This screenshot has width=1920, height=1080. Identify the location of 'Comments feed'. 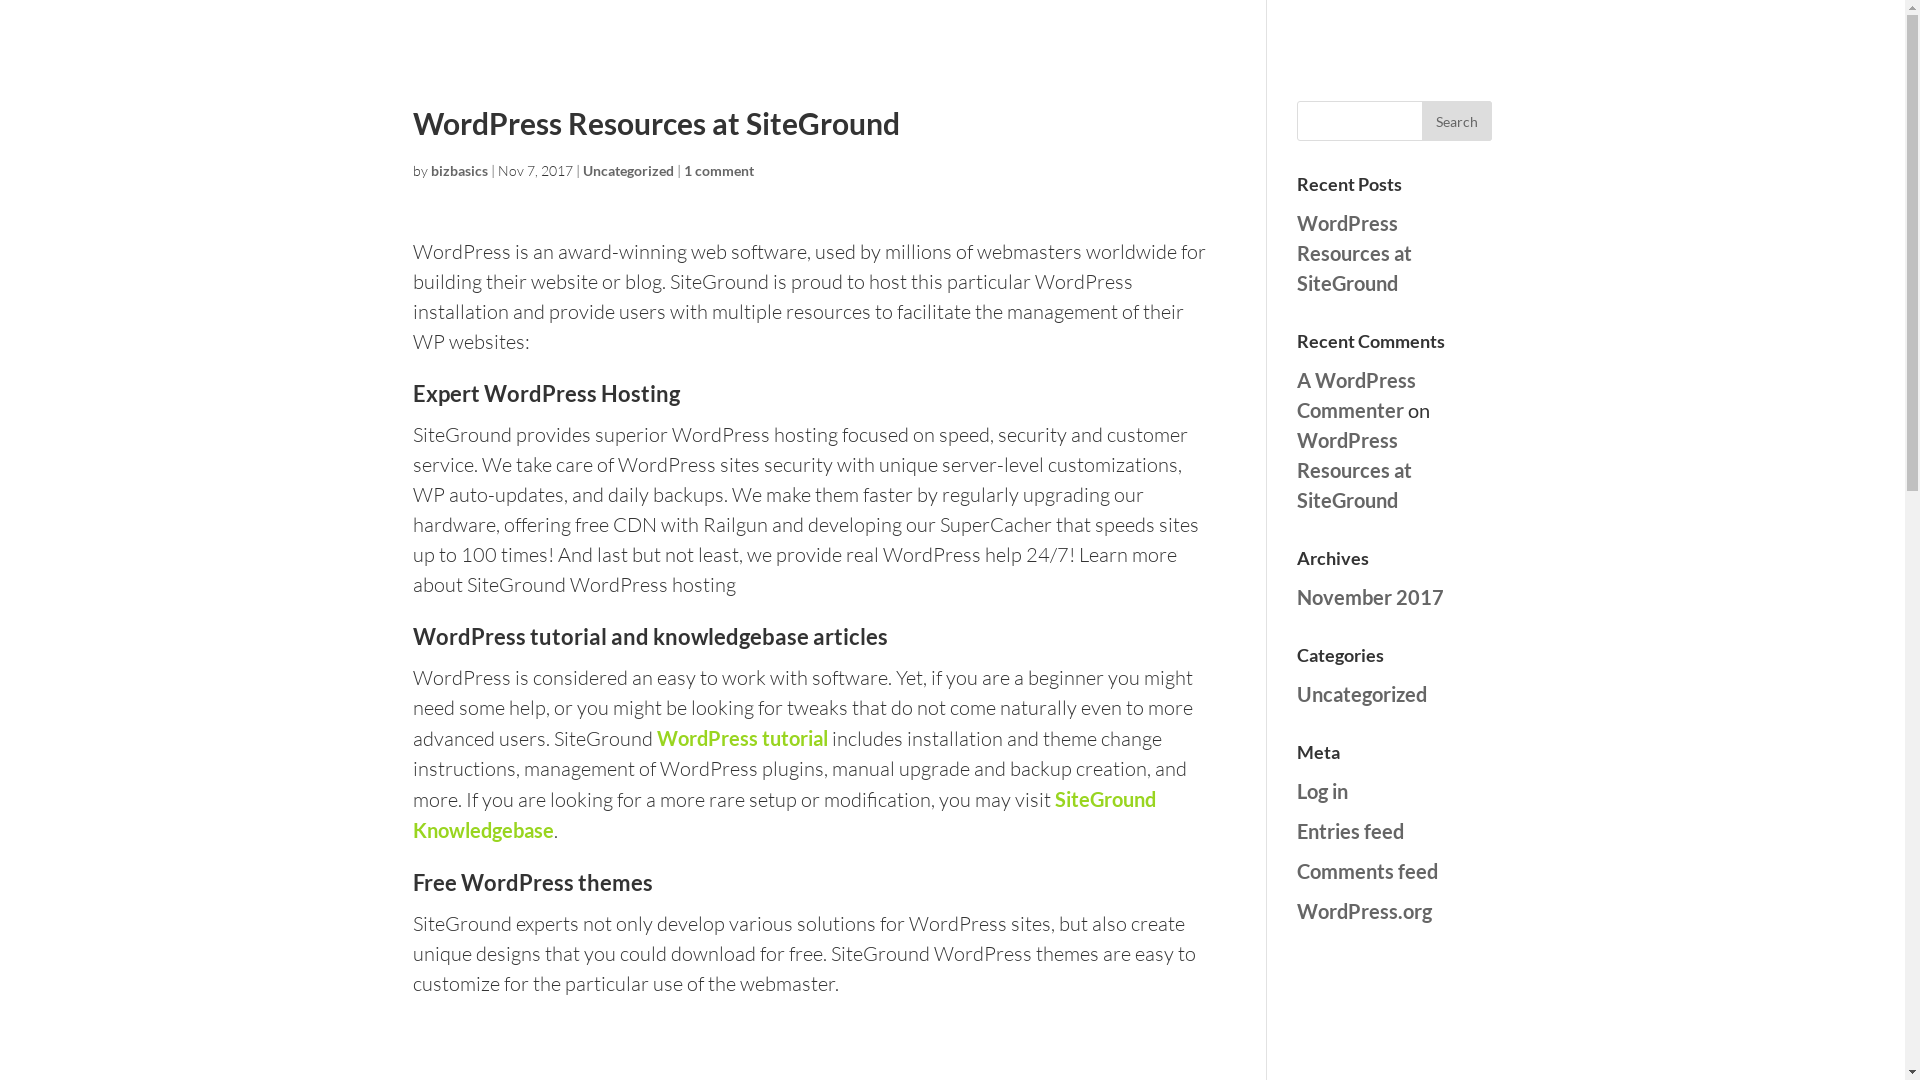
(1366, 870).